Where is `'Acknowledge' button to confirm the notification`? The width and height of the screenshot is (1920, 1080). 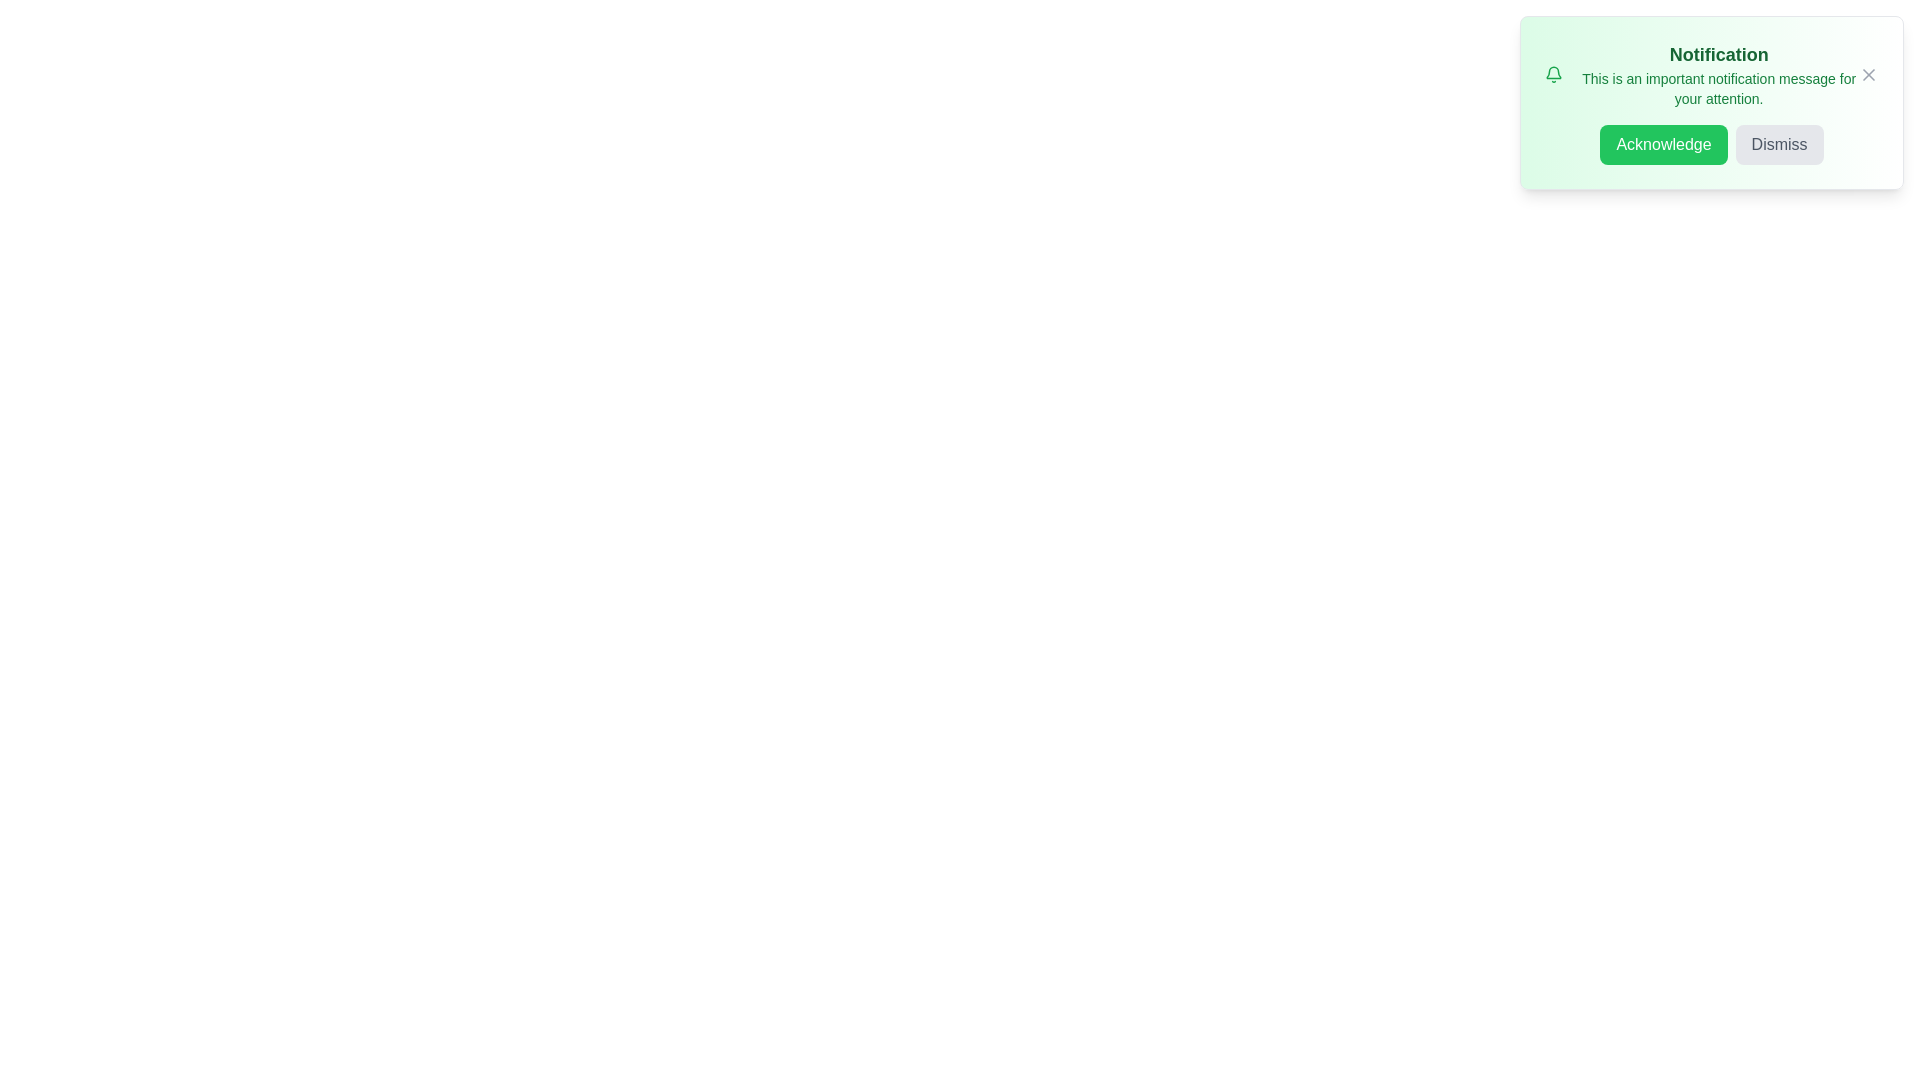
'Acknowledge' button to confirm the notification is located at coordinates (1664, 144).